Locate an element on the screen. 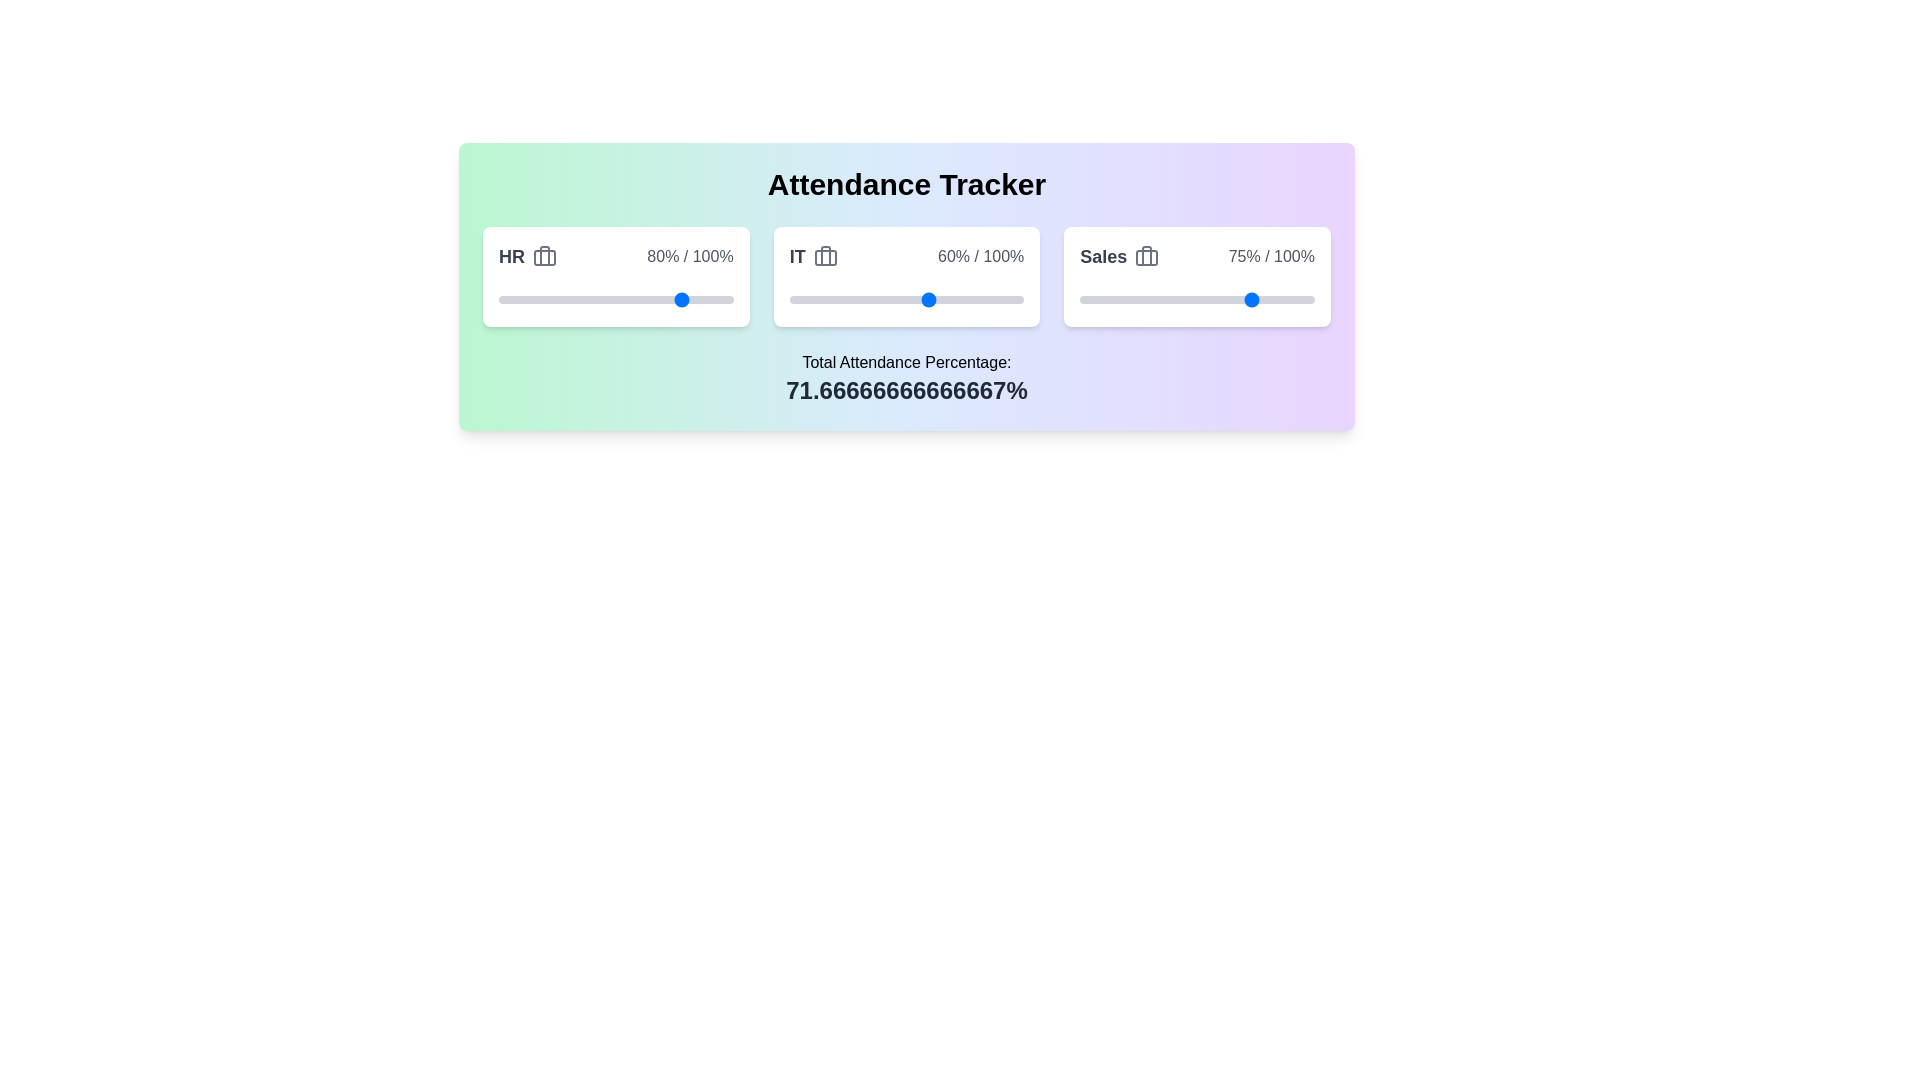 The image size is (1920, 1080). the content block titled 'Sales' which has a white background and a progress indicator is located at coordinates (1197, 277).